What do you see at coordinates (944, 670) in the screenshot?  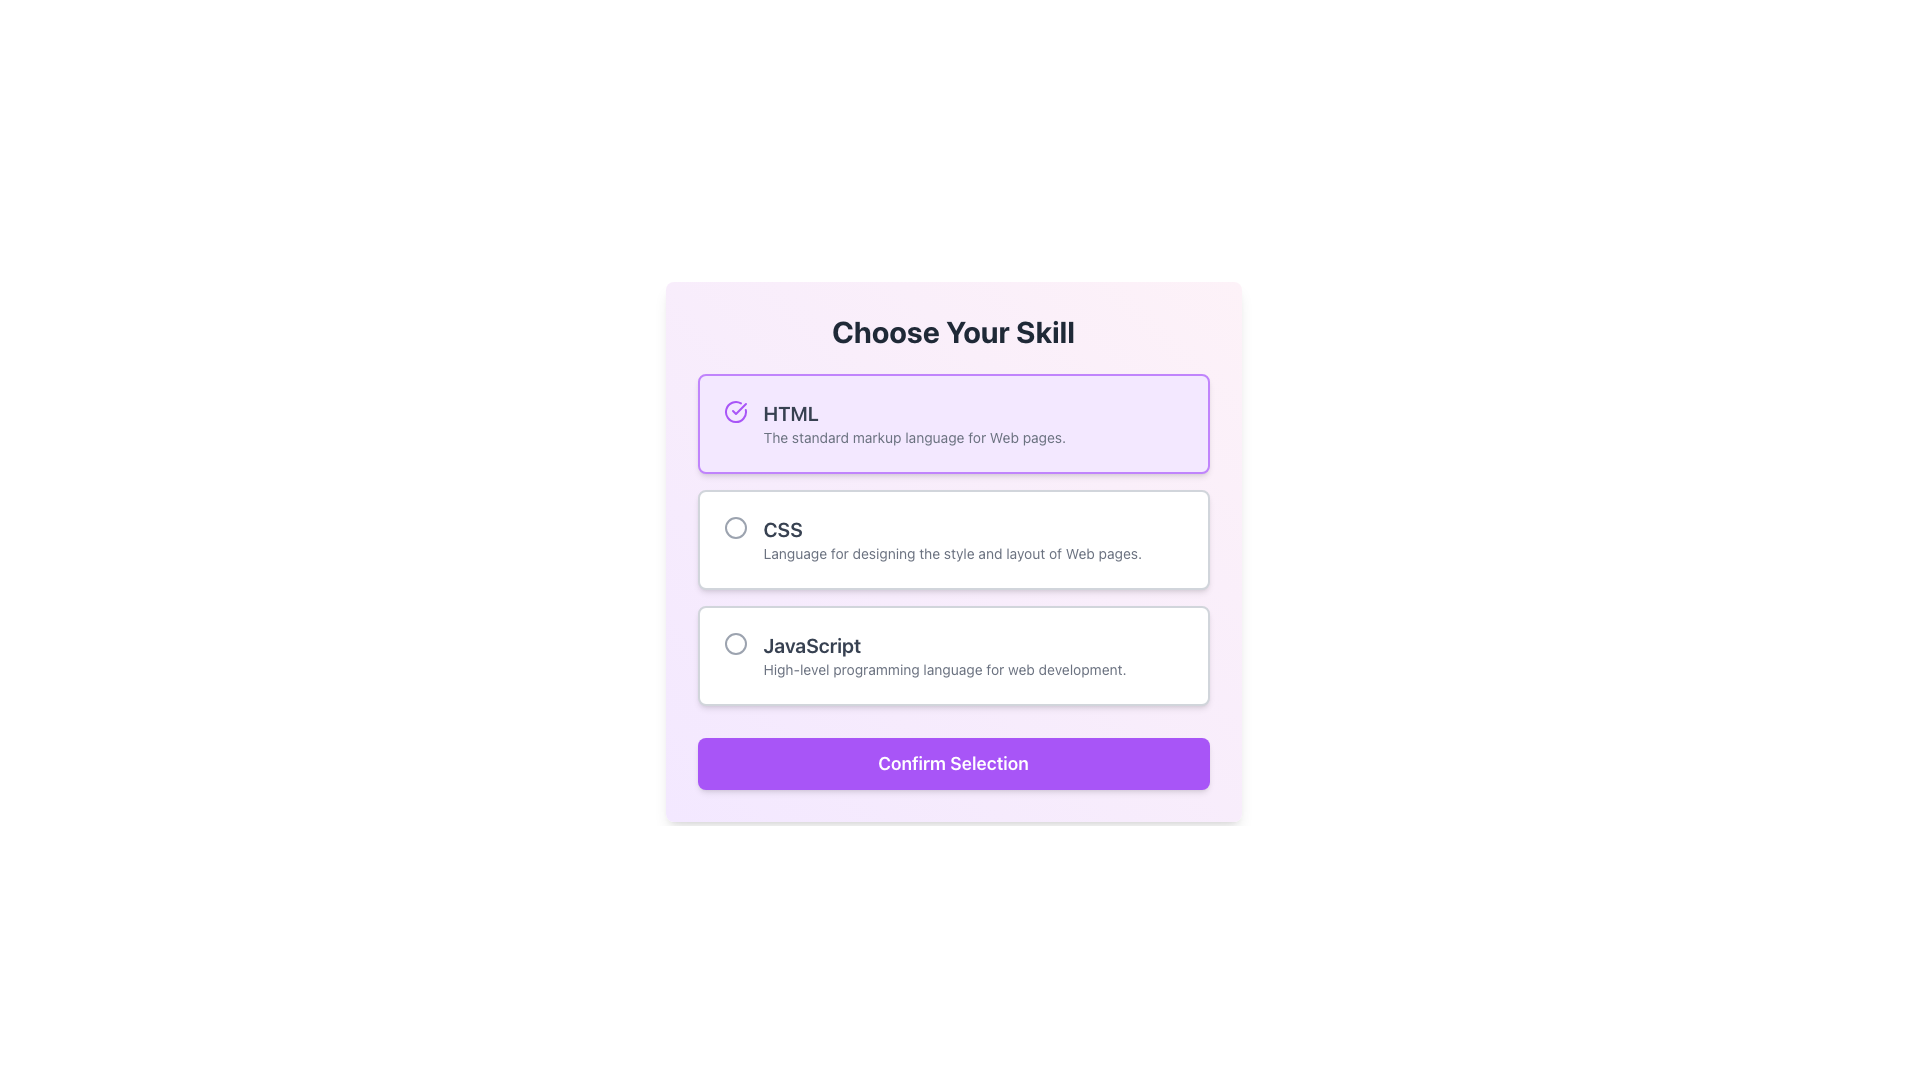 I see `the descriptive text label located underneath the bold header 'JavaScript' within the content card for 'JavaScript'` at bounding box center [944, 670].